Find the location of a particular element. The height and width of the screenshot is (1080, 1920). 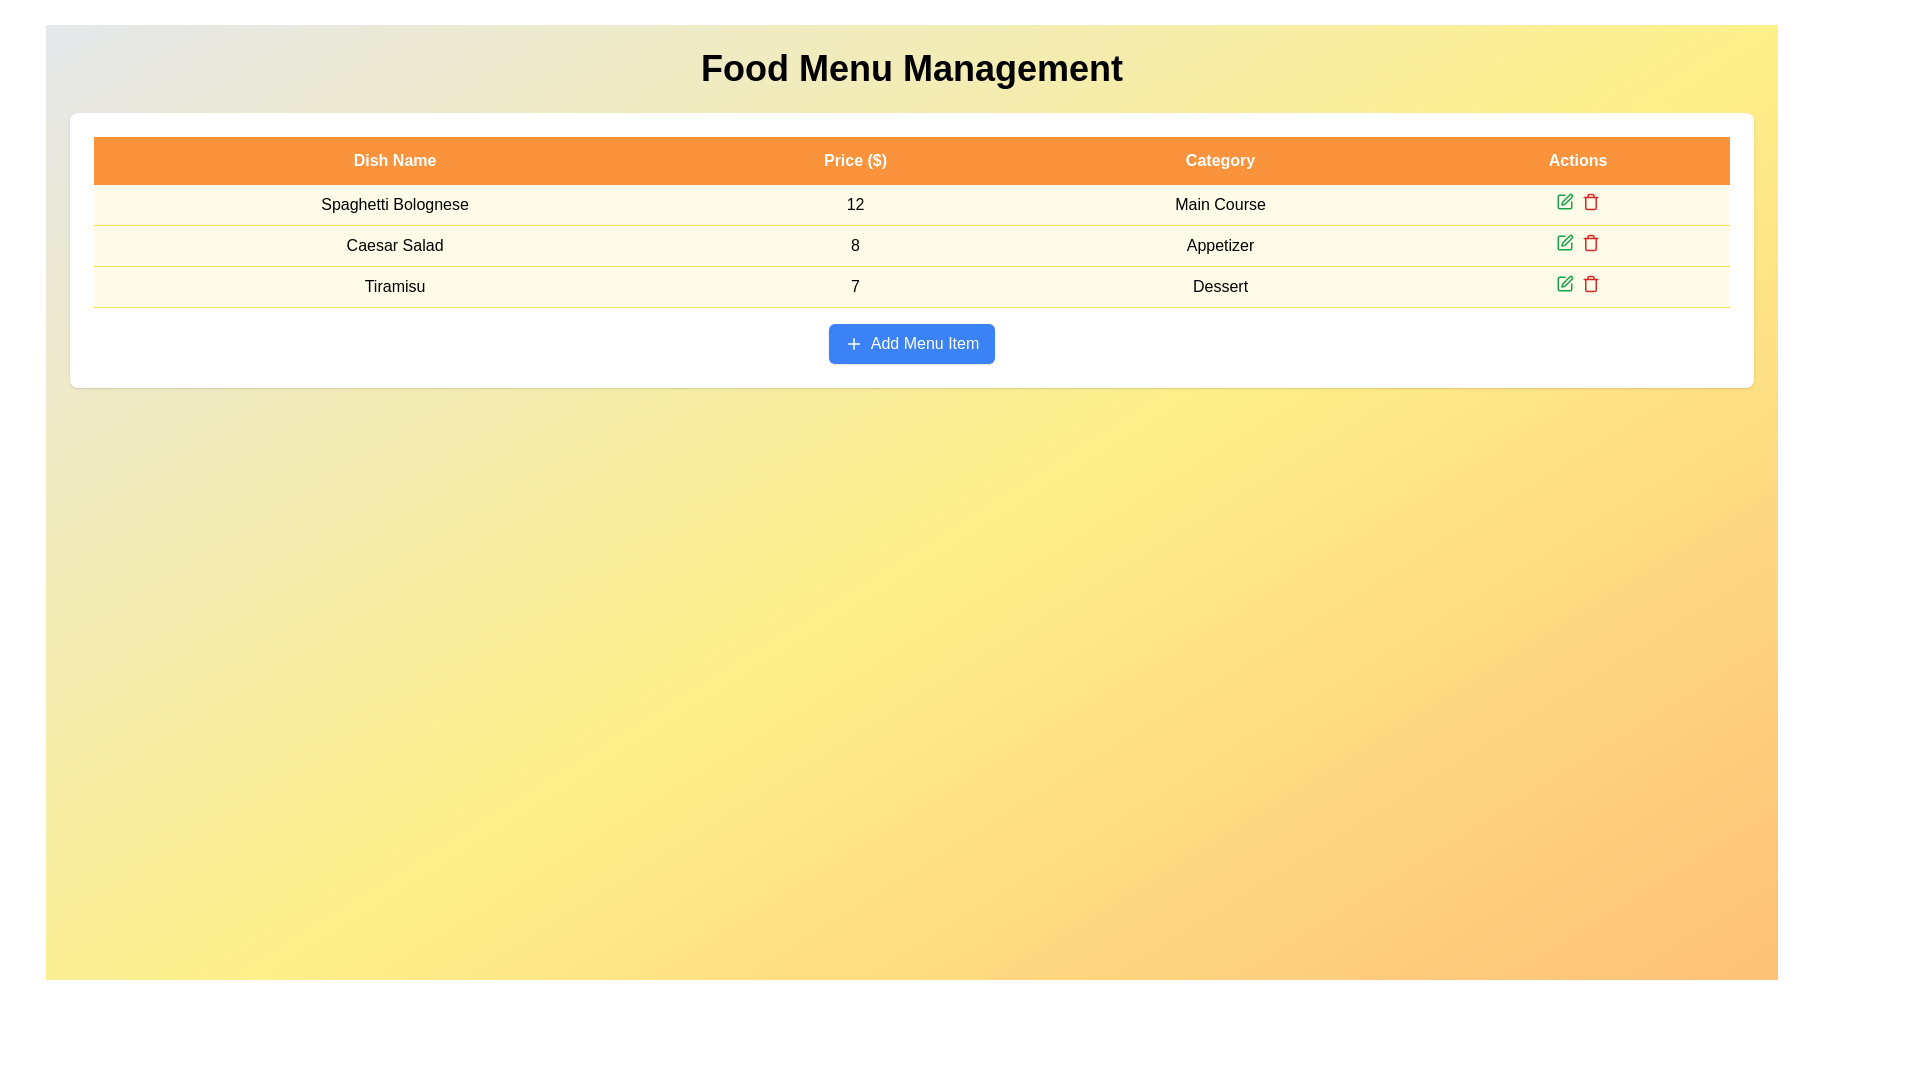

the first SVG icon in the 'Actions' column of the table for the 'Main Course' category is located at coordinates (1566, 199).